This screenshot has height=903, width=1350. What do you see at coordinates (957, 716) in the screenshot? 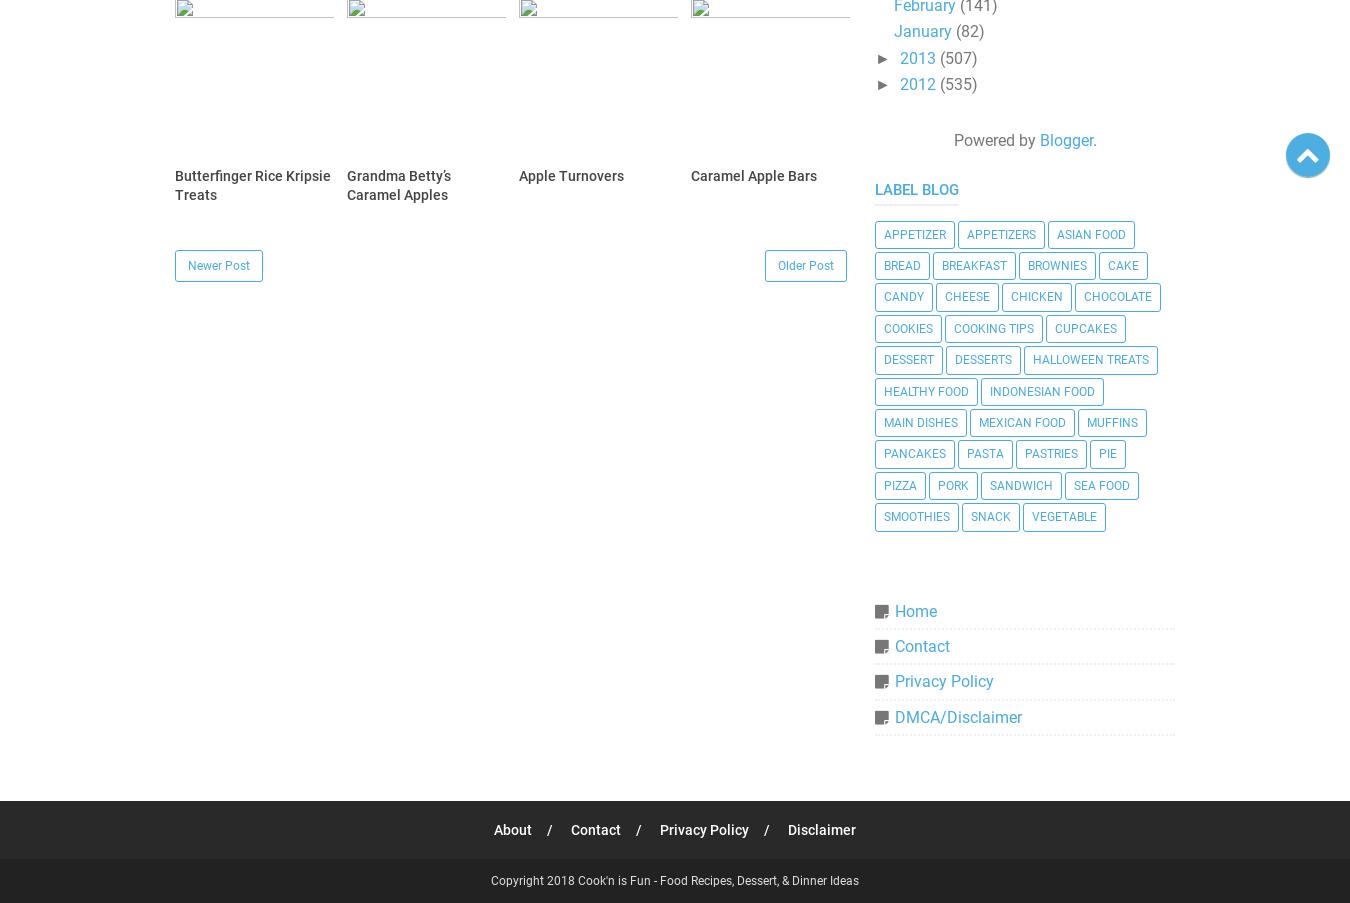
I see `'DMCA/Disclaimer'` at bounding box center [957, 716].